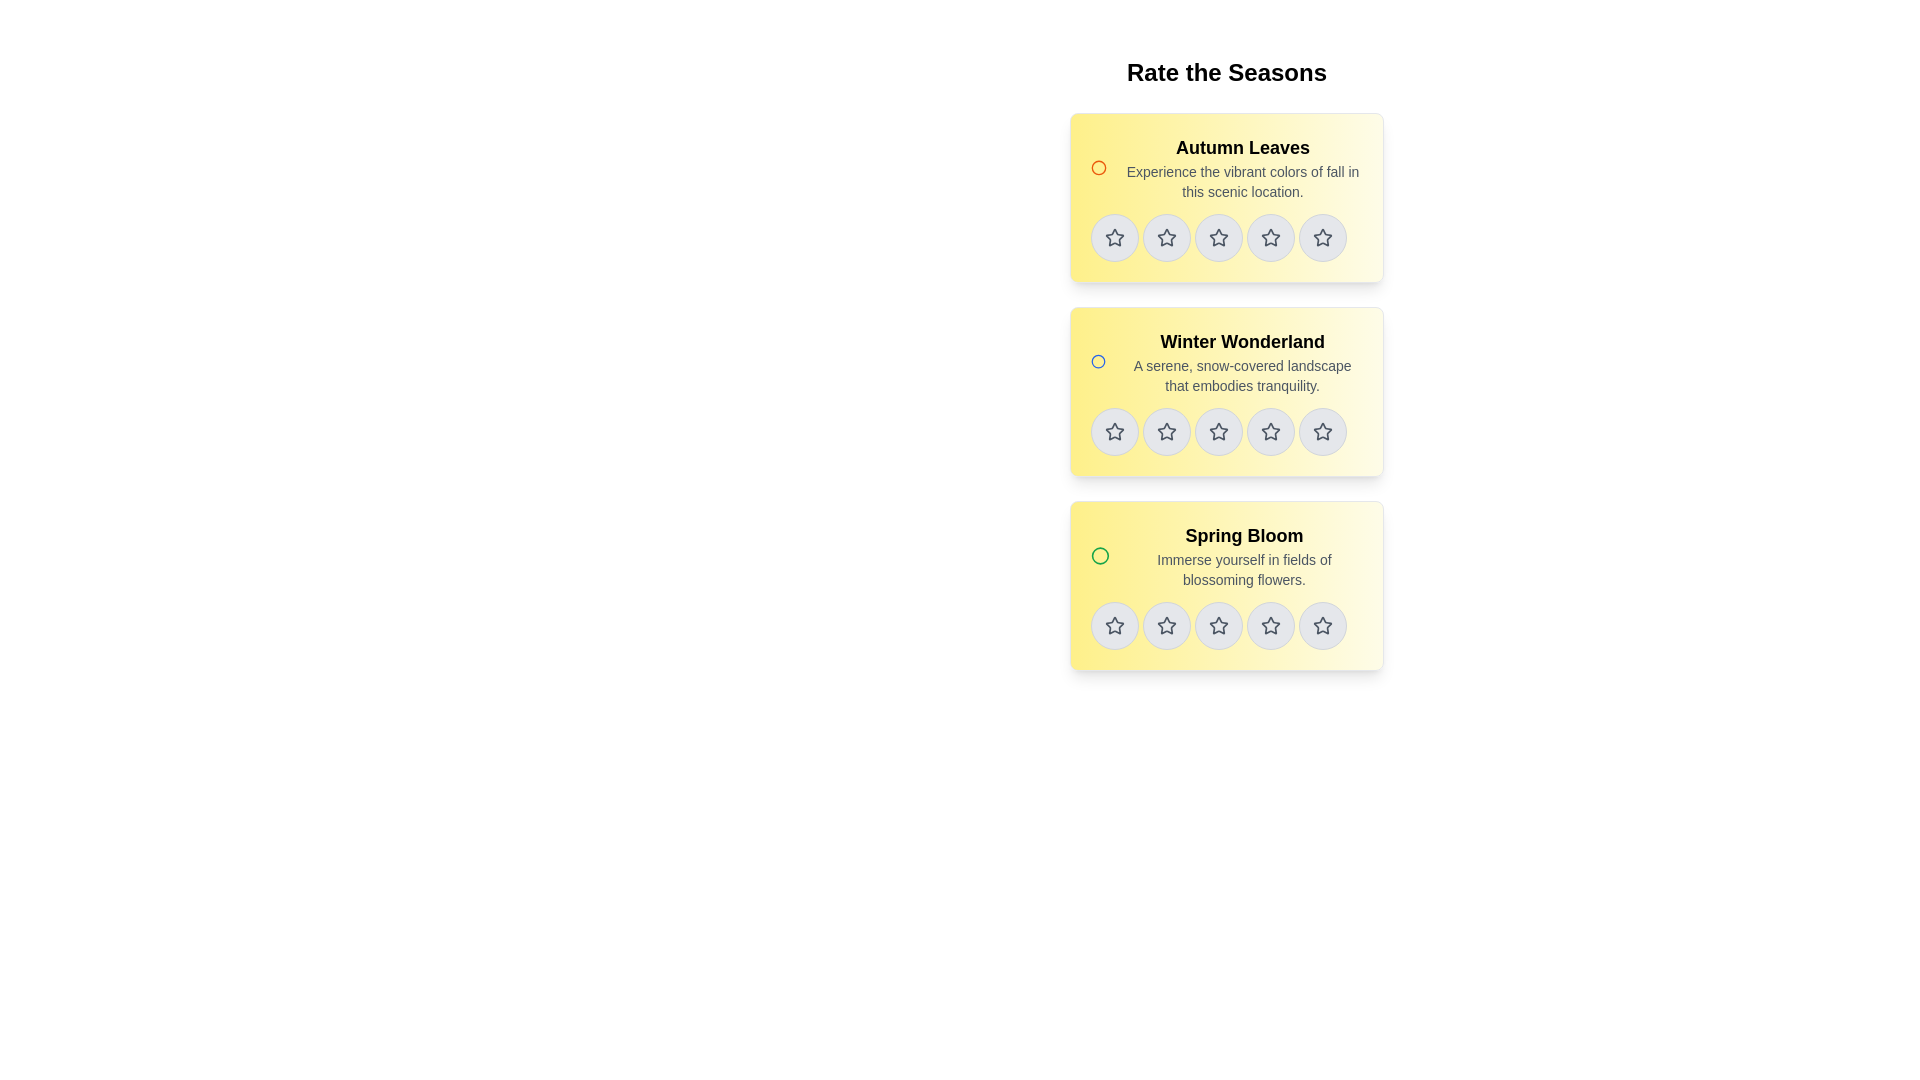  I want to click on the circular button with a light gray background and a star-shaped icon outlined in darker gray, which is the last button in the row under the 'Winter Wonderland' heading, so click(1323, 431).